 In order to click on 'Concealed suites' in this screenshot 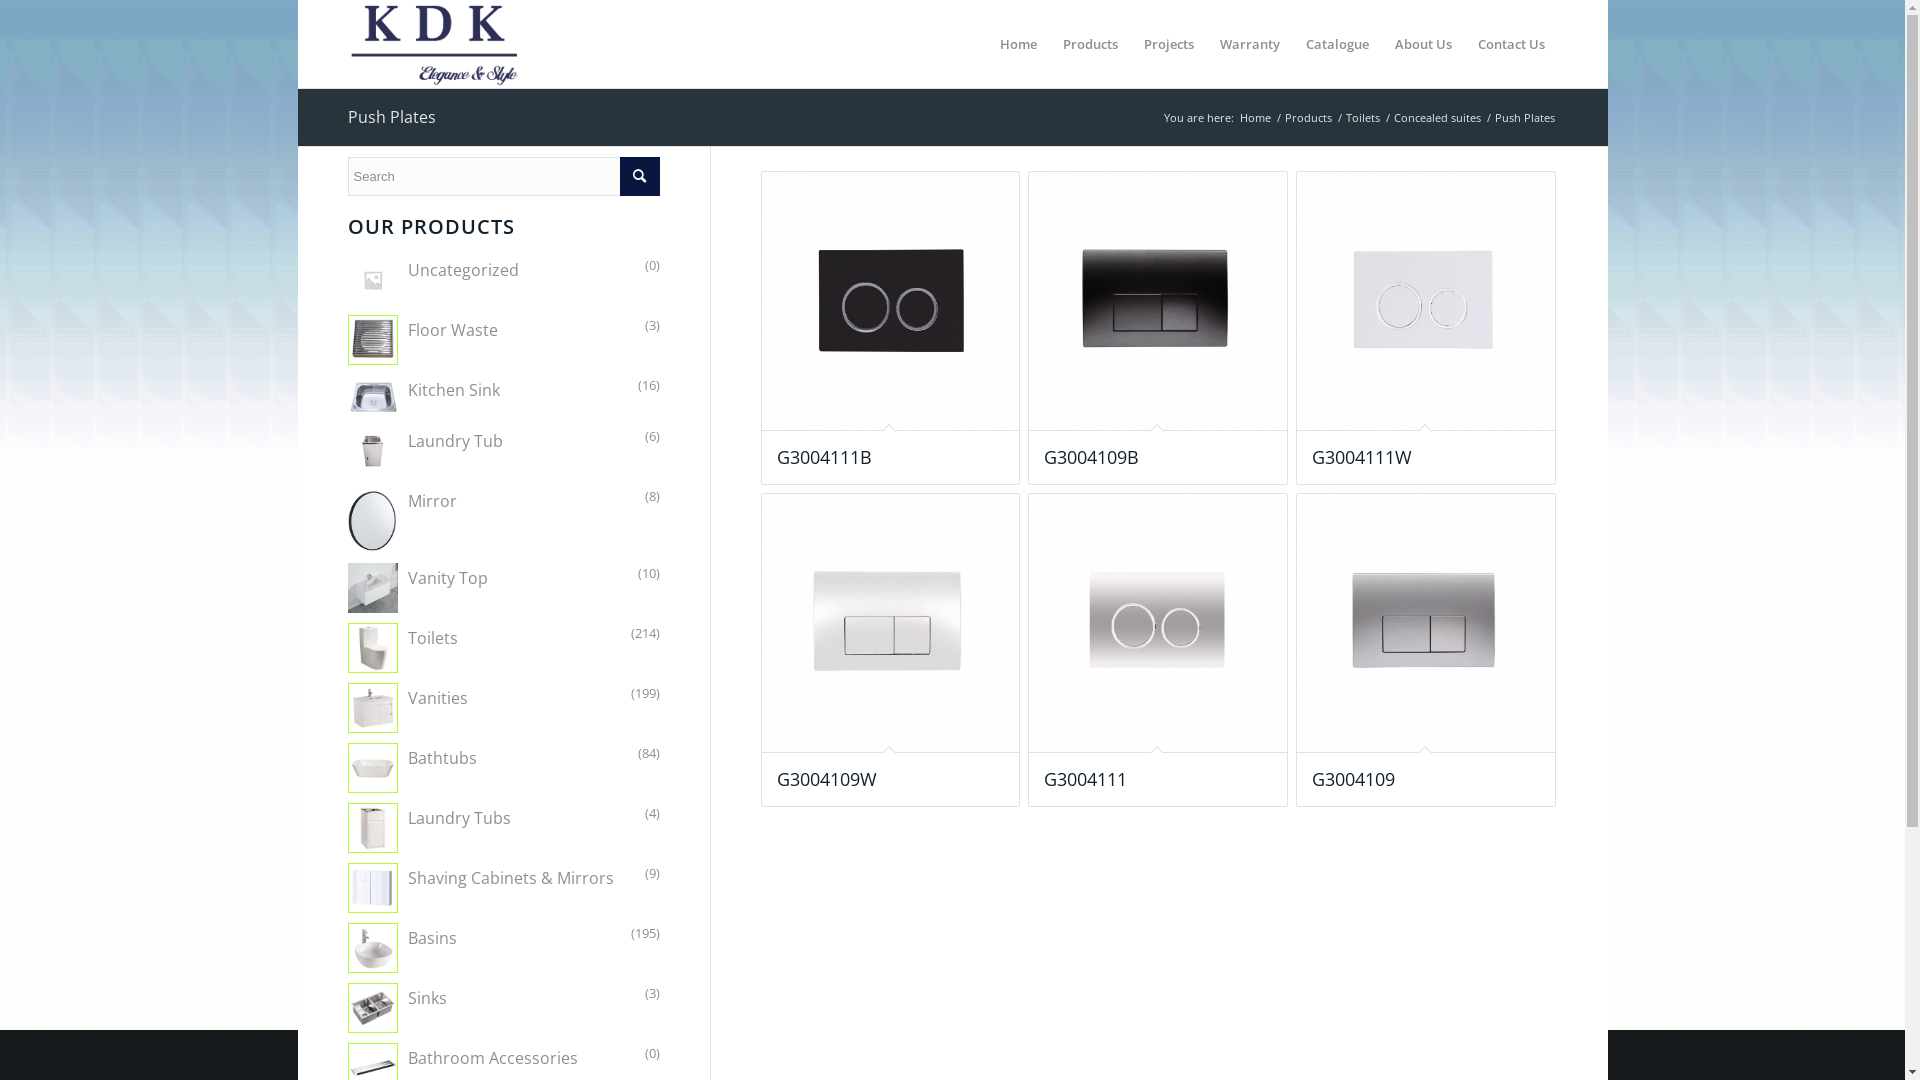, I will do `click(1389, 117)`.